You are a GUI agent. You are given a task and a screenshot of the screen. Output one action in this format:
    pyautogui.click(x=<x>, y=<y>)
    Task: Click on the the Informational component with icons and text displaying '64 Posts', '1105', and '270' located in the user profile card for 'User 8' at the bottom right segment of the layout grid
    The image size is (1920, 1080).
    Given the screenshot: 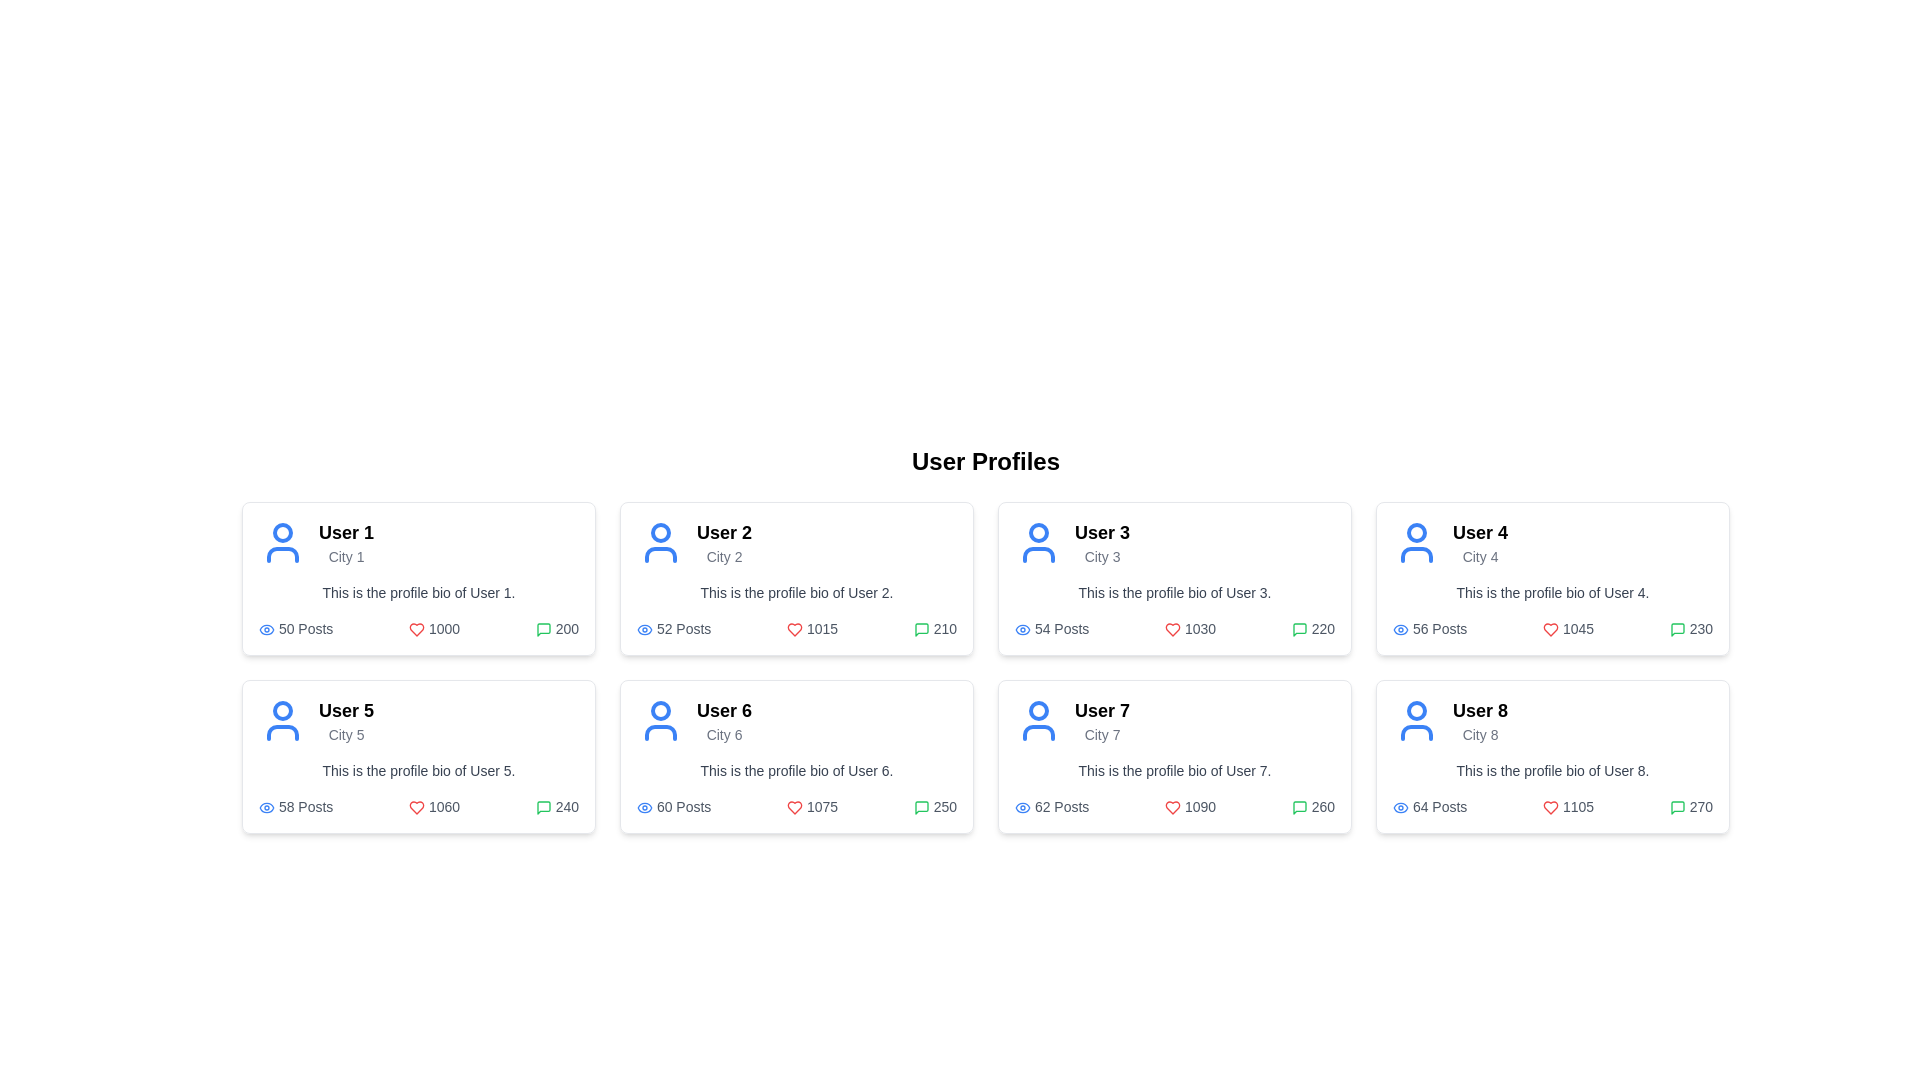 What is the action you would take?
    pyautogui.click(x=1552, y=805)
    